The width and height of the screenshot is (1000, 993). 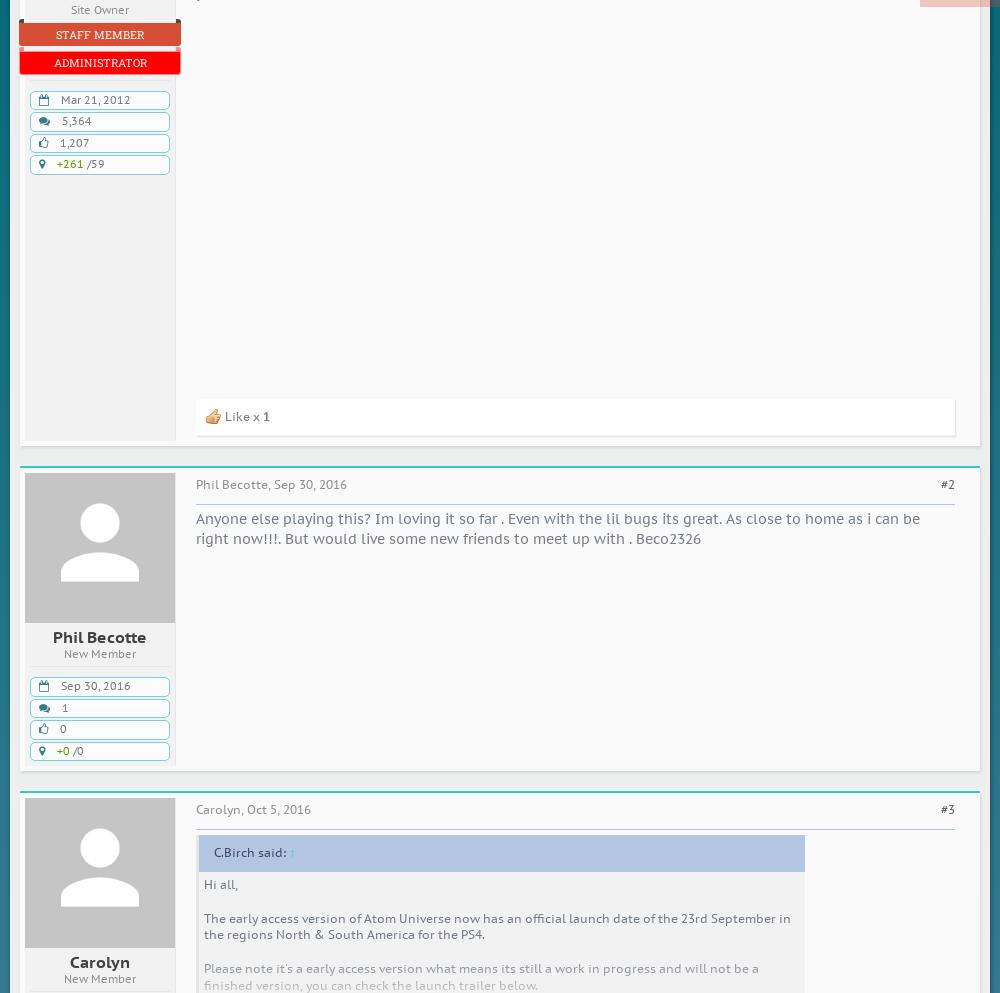 What do you see at coordinates (480, 976) in the screenshot?
I see `'Please note it's a early access version what means its still a work in progress and will not be a finished version, you can check the launch trailer below.'` at bounding box center [480, 976].